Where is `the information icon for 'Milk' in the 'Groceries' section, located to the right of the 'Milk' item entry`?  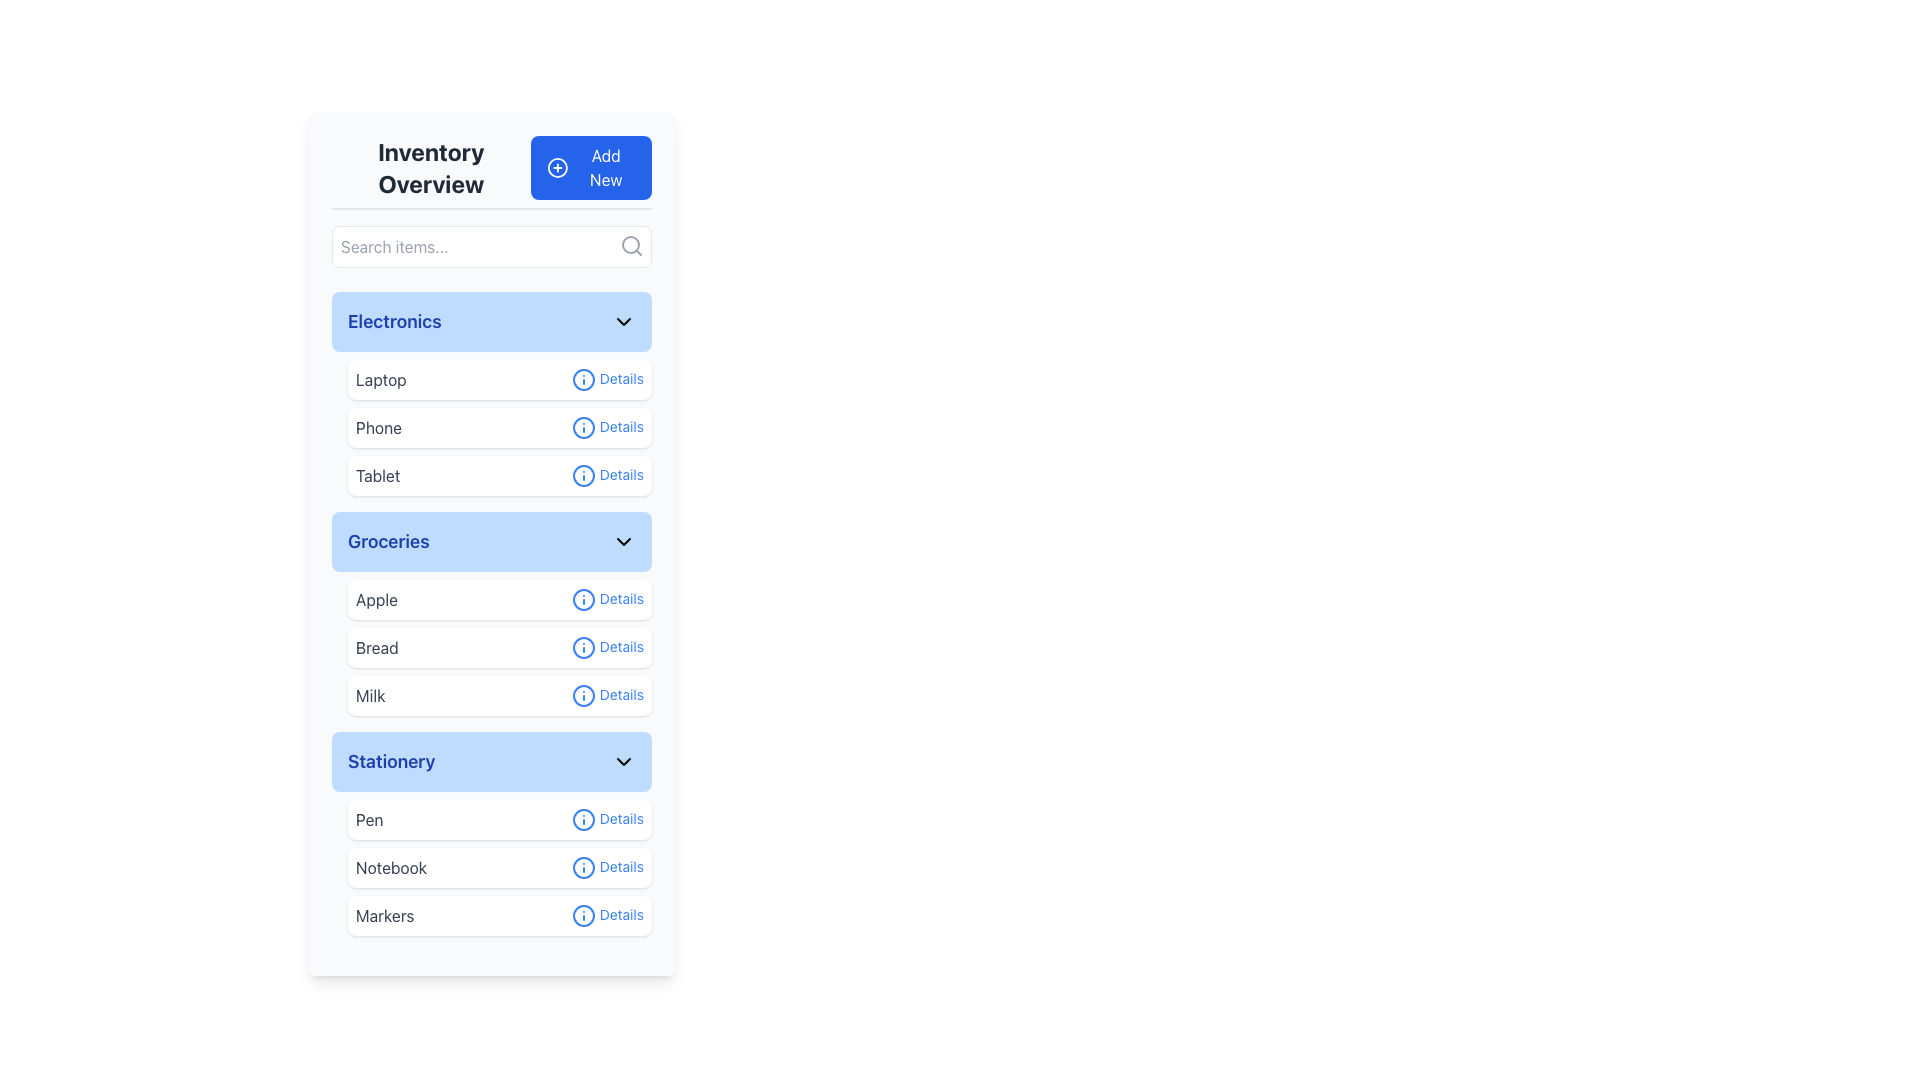 the information icon for 'Milk' in the 'Groceries' section, located to the right of the 'Milk' item entry is located at coordinates (582, 694).